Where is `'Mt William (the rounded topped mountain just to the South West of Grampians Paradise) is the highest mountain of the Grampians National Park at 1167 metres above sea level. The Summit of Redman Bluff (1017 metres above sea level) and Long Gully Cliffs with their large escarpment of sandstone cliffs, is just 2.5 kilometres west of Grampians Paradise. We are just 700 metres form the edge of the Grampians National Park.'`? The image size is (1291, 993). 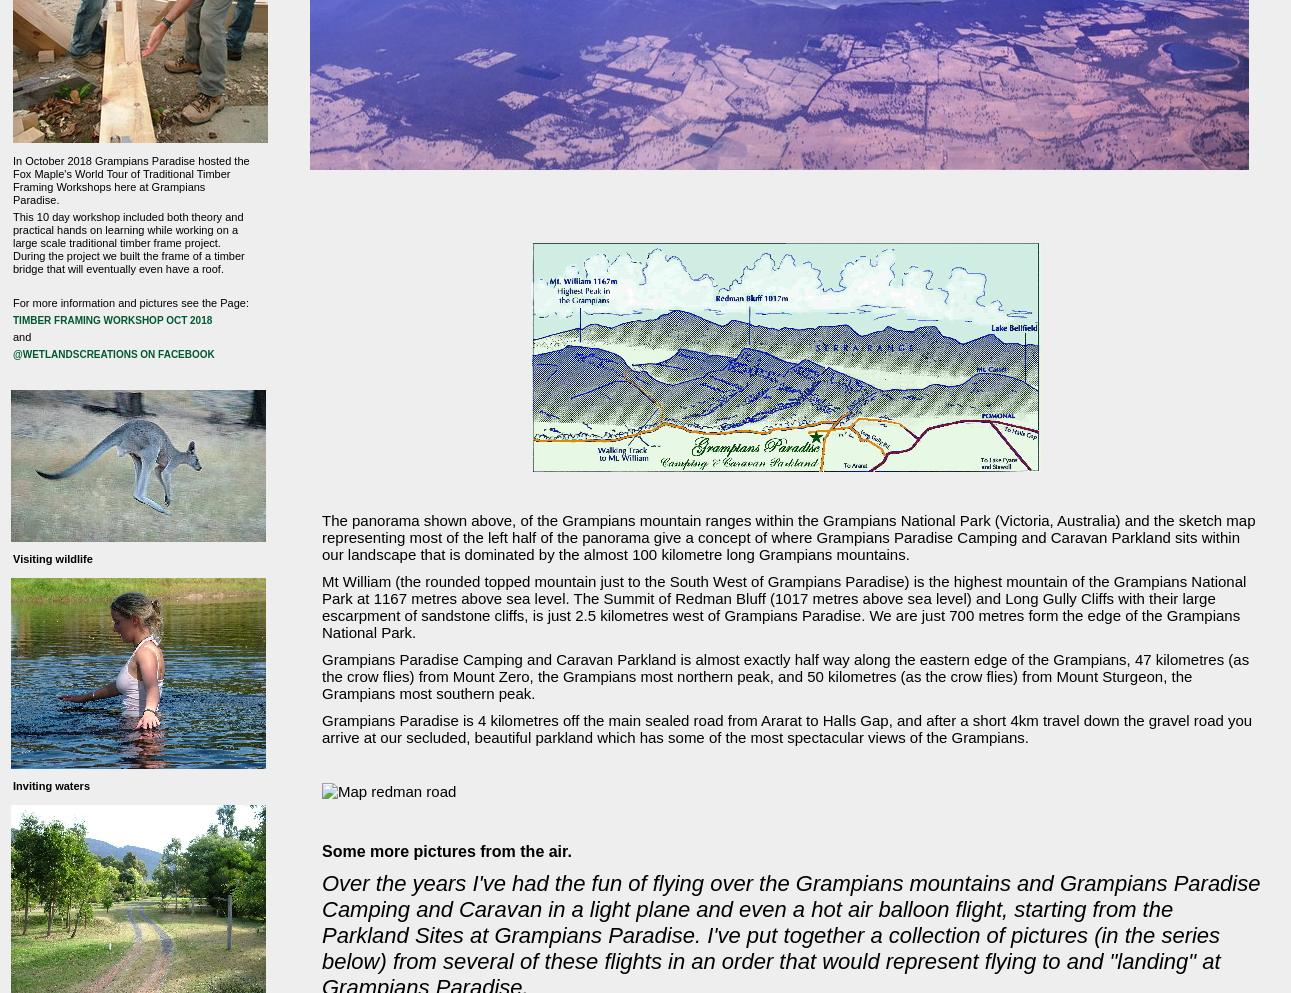 'Mt William (the rounded topped mountain just to the South West of Grampians Paradise) is the highest mountain of the Grampians National Park at 1167 metres above sea level. The Summit of Redman Bluff (1017 metres above sea level) and Long Gully Cliffs with their large escarpment of sandstone cliffs, is just 2.5 kilometres west of Grampians Paradise. We are just 700 metres form the edge of the Grampians National Park.' is located at coordinates (784, 607).